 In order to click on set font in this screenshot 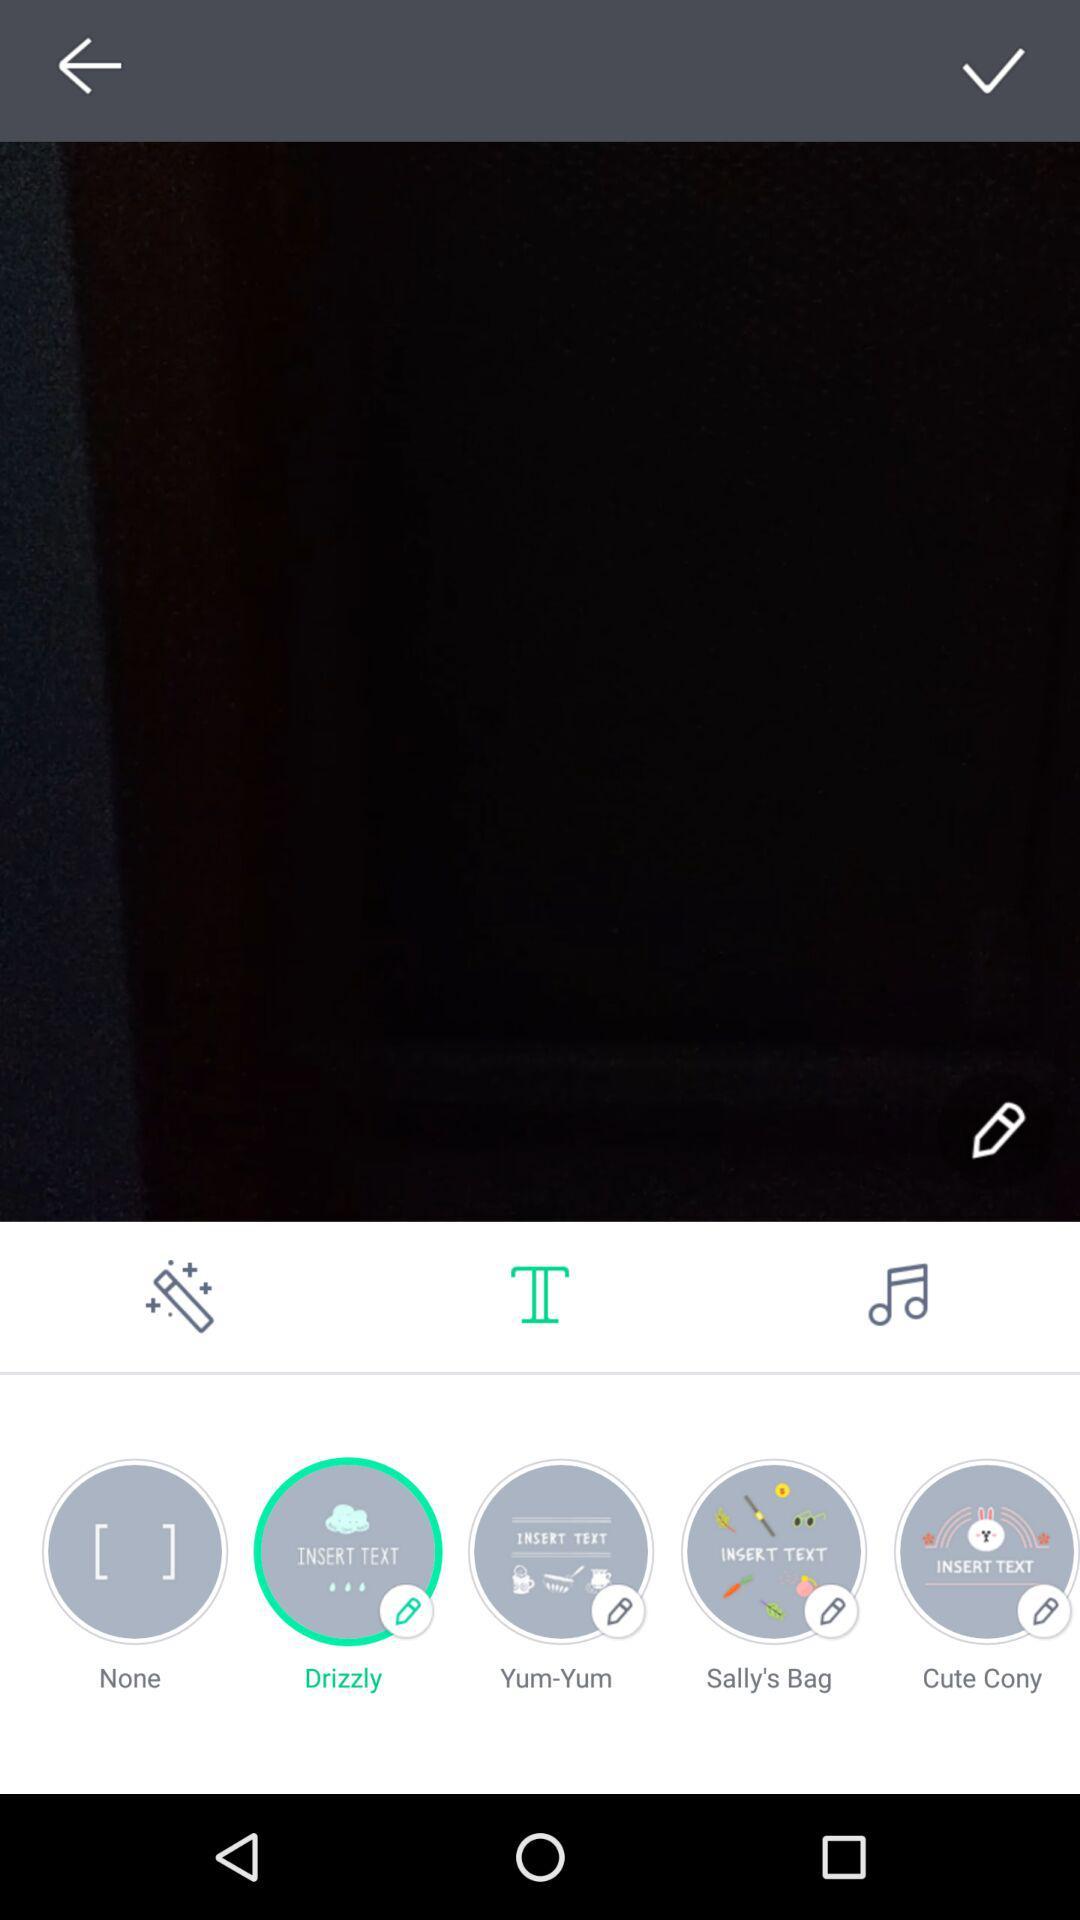, I will do `click(540, 1296)`.